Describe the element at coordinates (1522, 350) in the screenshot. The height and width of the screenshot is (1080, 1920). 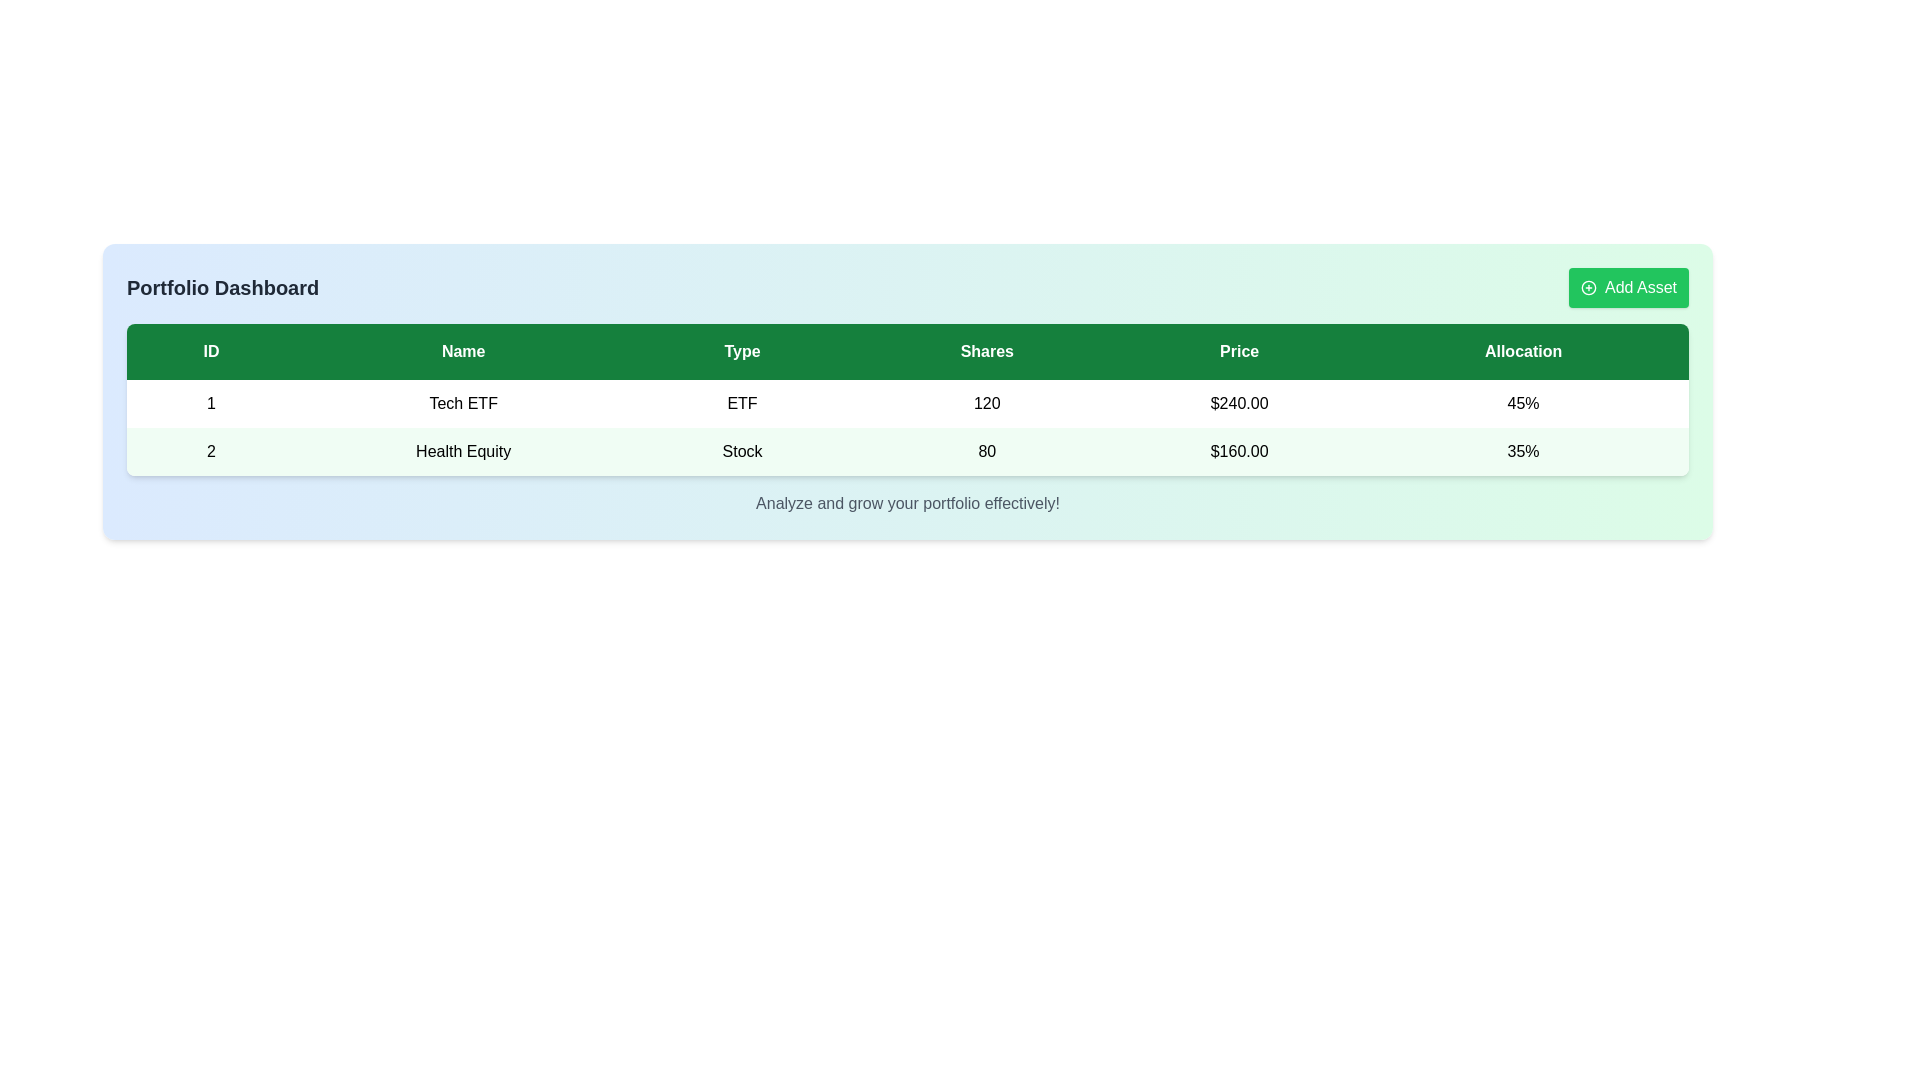
I see `the 'Allocation' table header located at the far right of the header row to sort the column` at that location.